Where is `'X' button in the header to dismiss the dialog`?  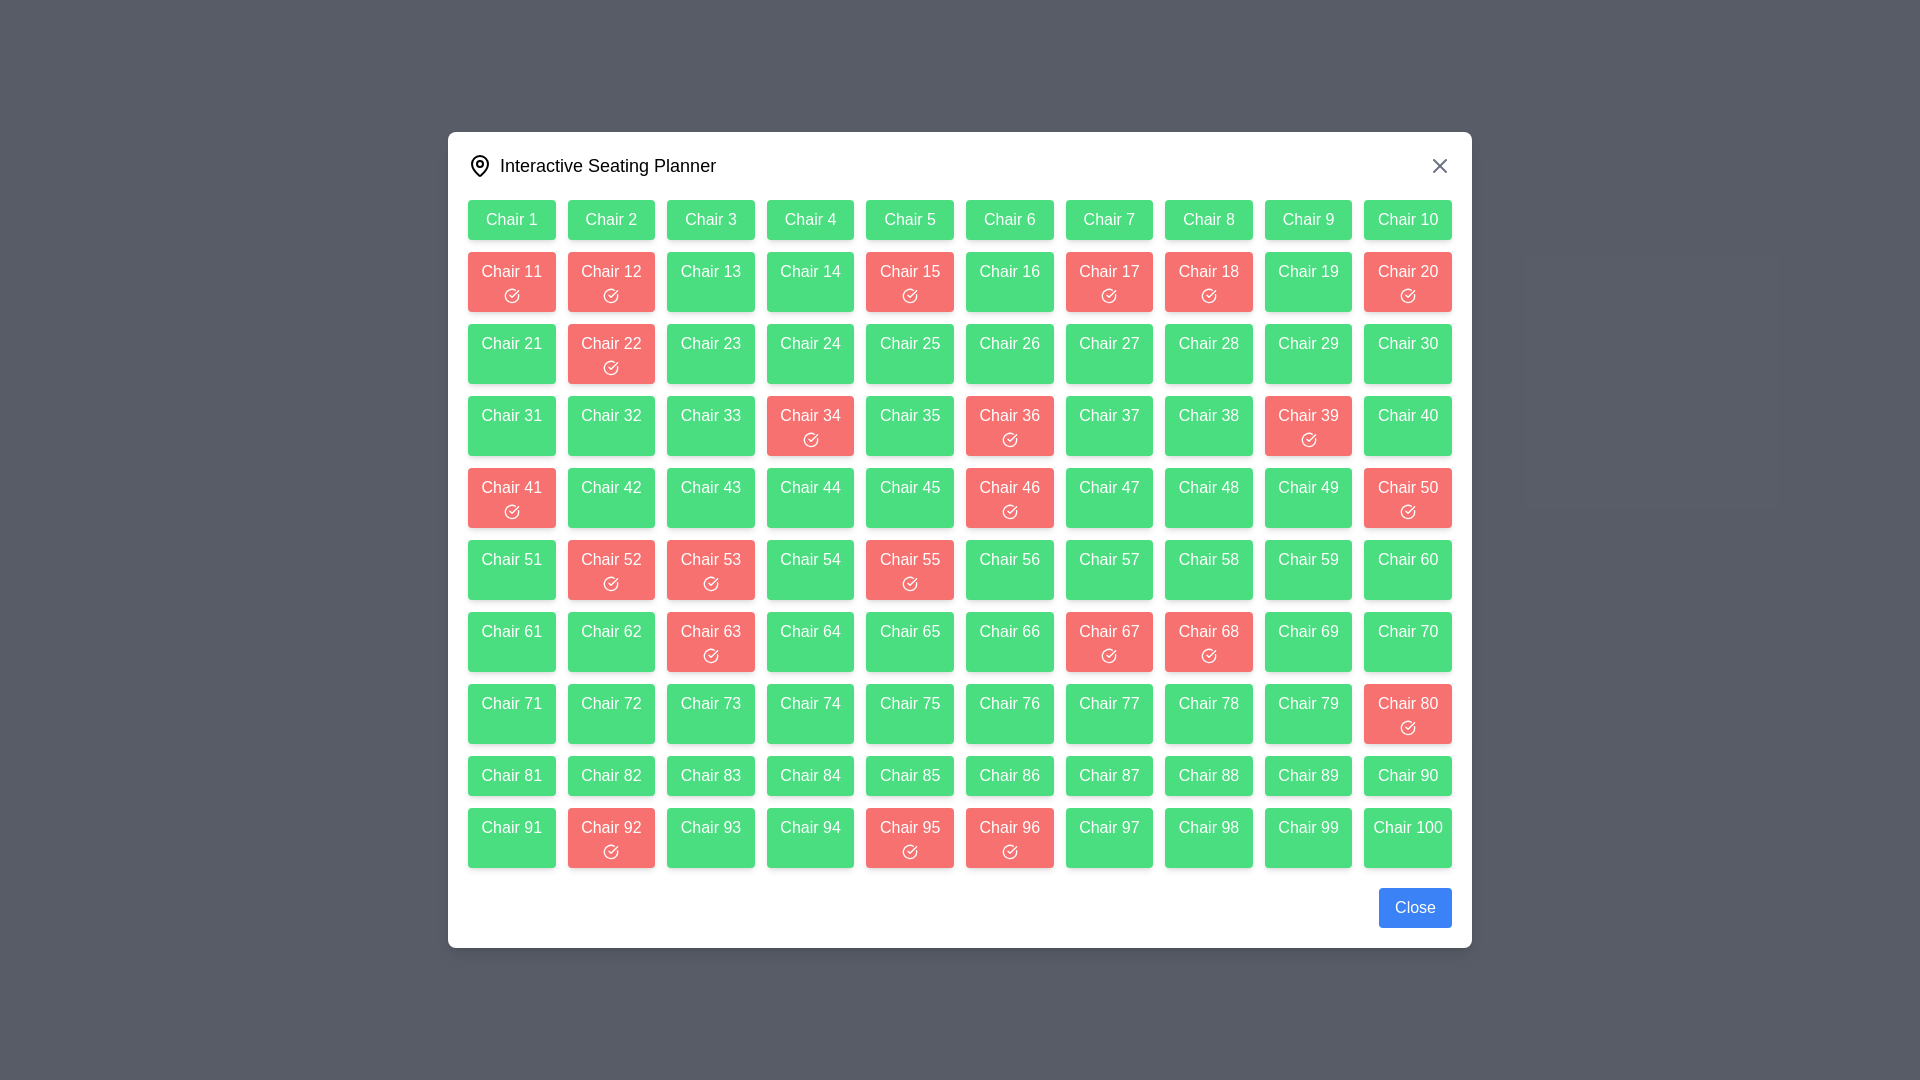 'X' button in the header to dismiss the dialog is located at coordinates (1440, 164).